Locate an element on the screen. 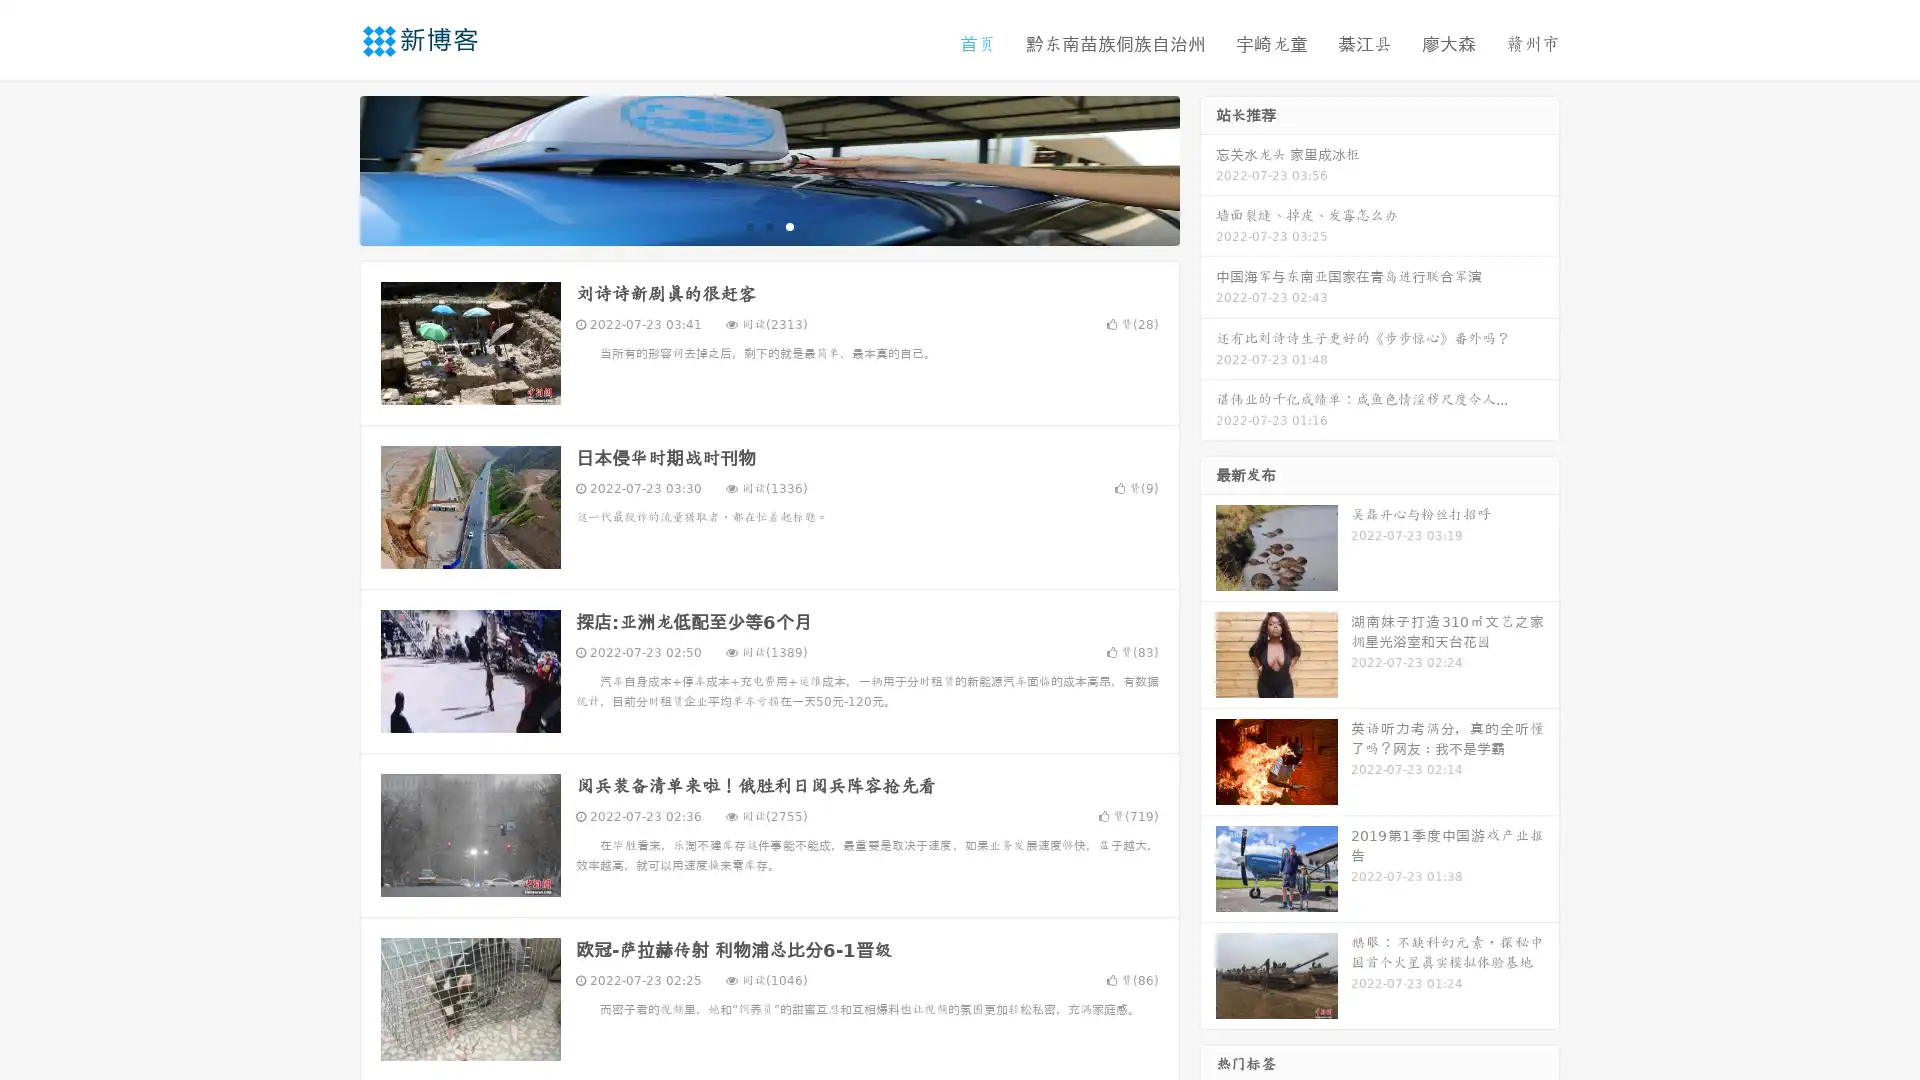  Go to slide 1 is located at coordinates (748, 225).